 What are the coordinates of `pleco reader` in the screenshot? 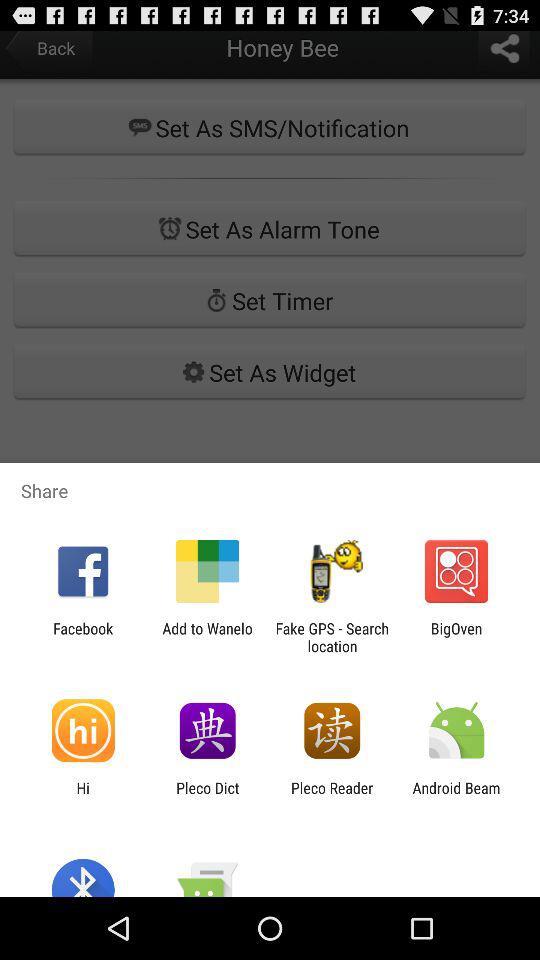 It's located at (332, 796).